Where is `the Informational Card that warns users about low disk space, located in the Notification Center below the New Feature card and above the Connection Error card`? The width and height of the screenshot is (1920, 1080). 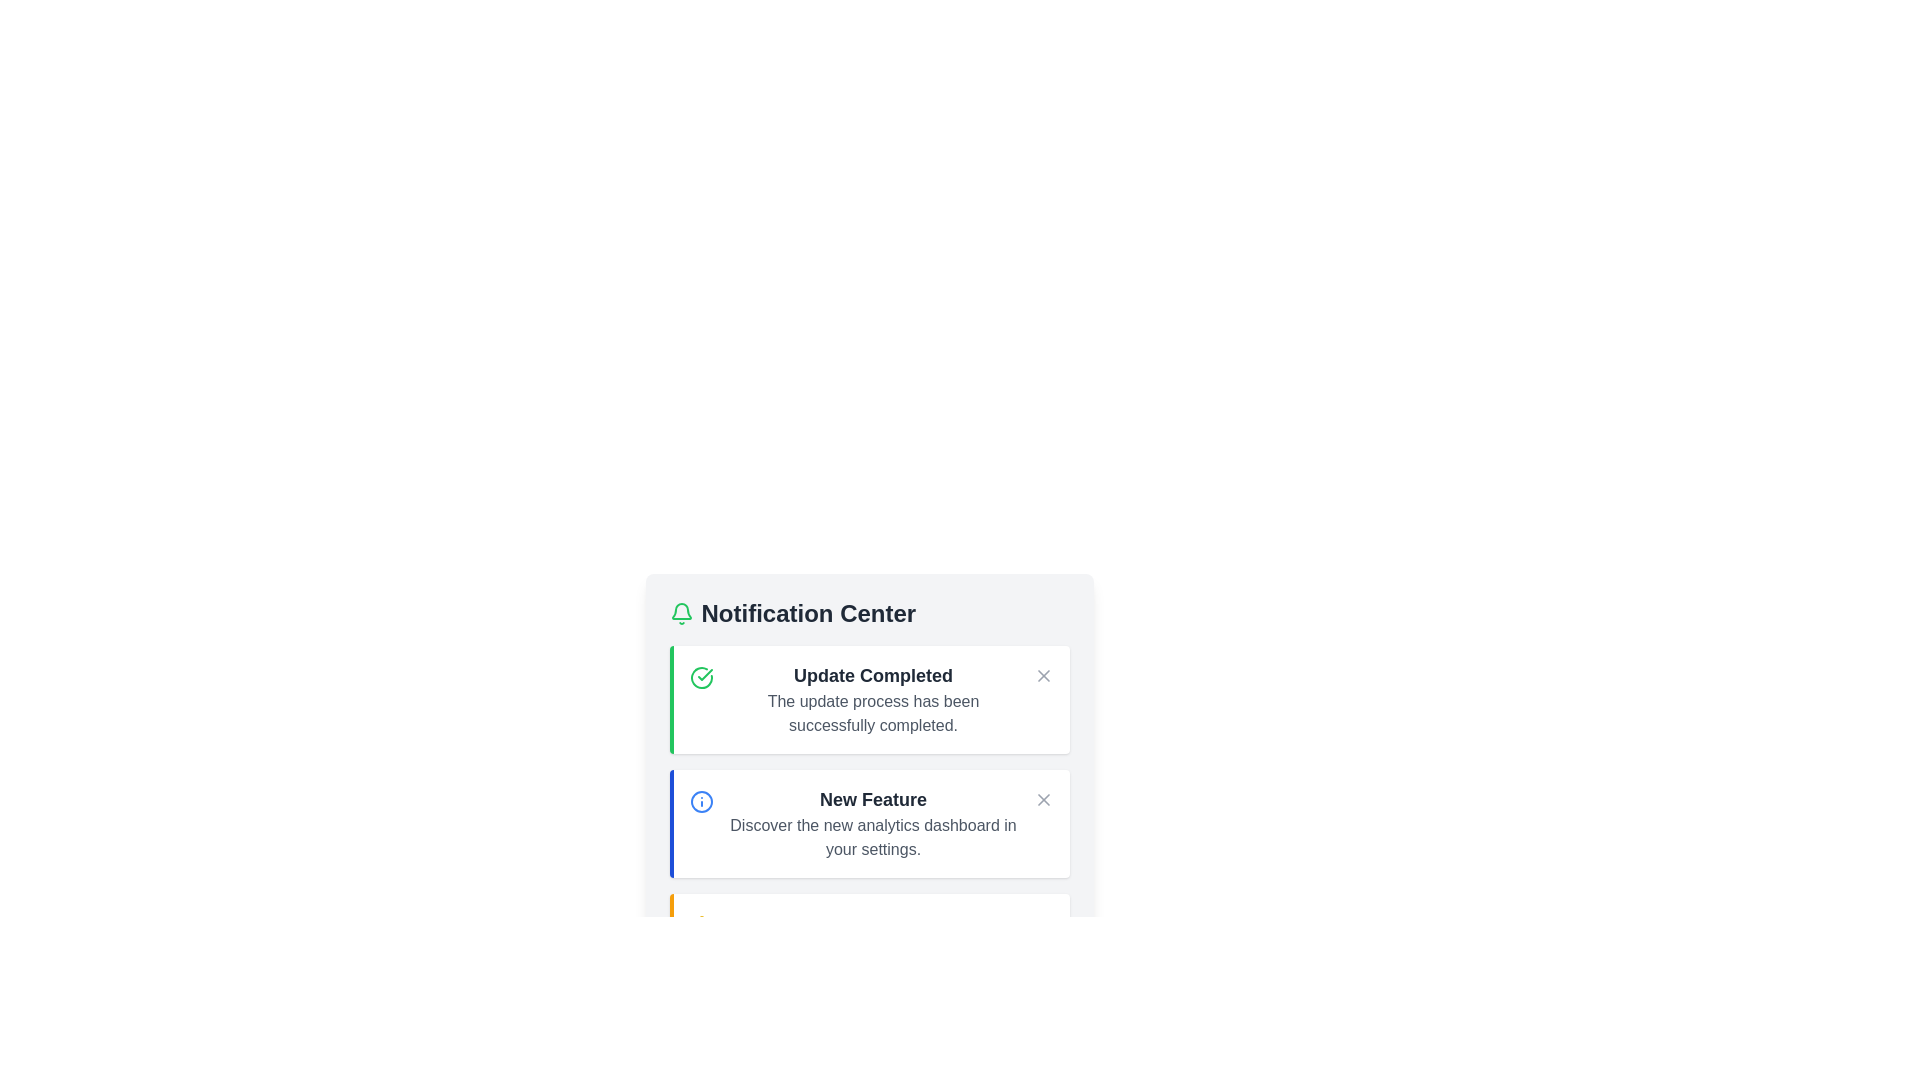
the Informational Card that warns users about low disk space, located in the Notification Center below the New Feature card and above the Connection Error card is located at coordinates (869, 947).